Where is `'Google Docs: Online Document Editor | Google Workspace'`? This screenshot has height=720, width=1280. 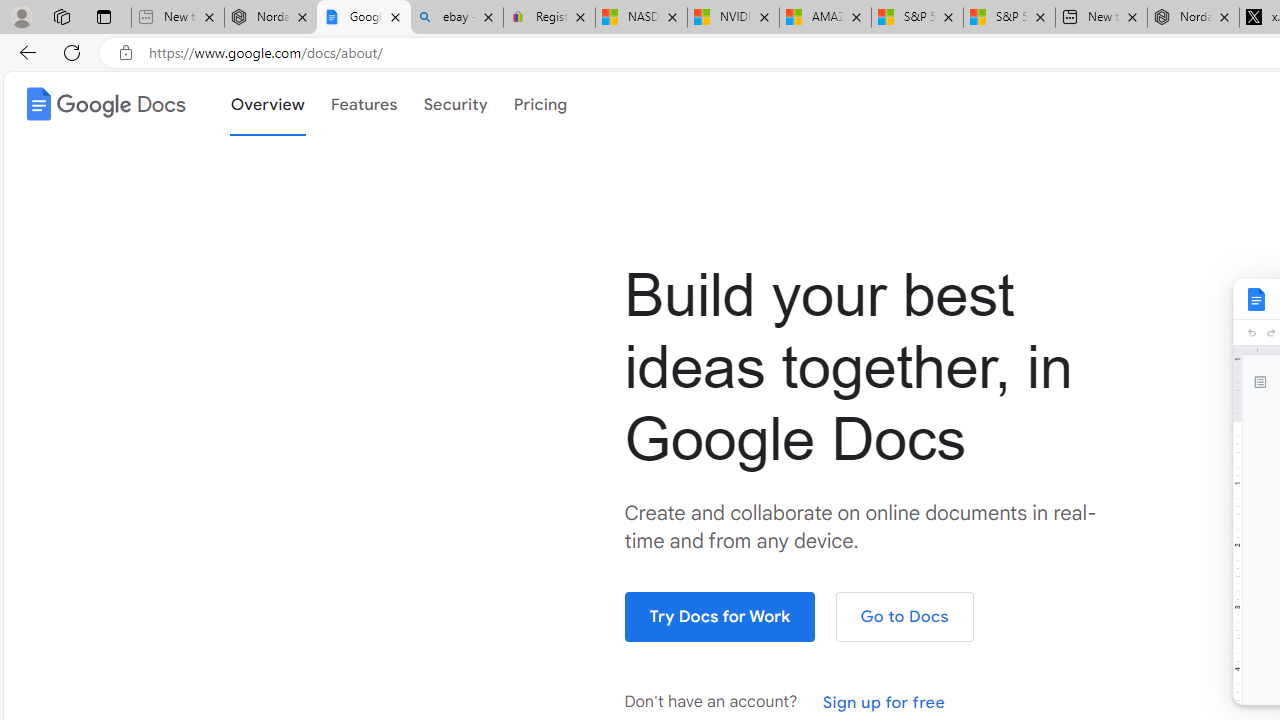
'Google Docs: Online Document Editor | Google Workspace' is located at coordinates (363, 17).